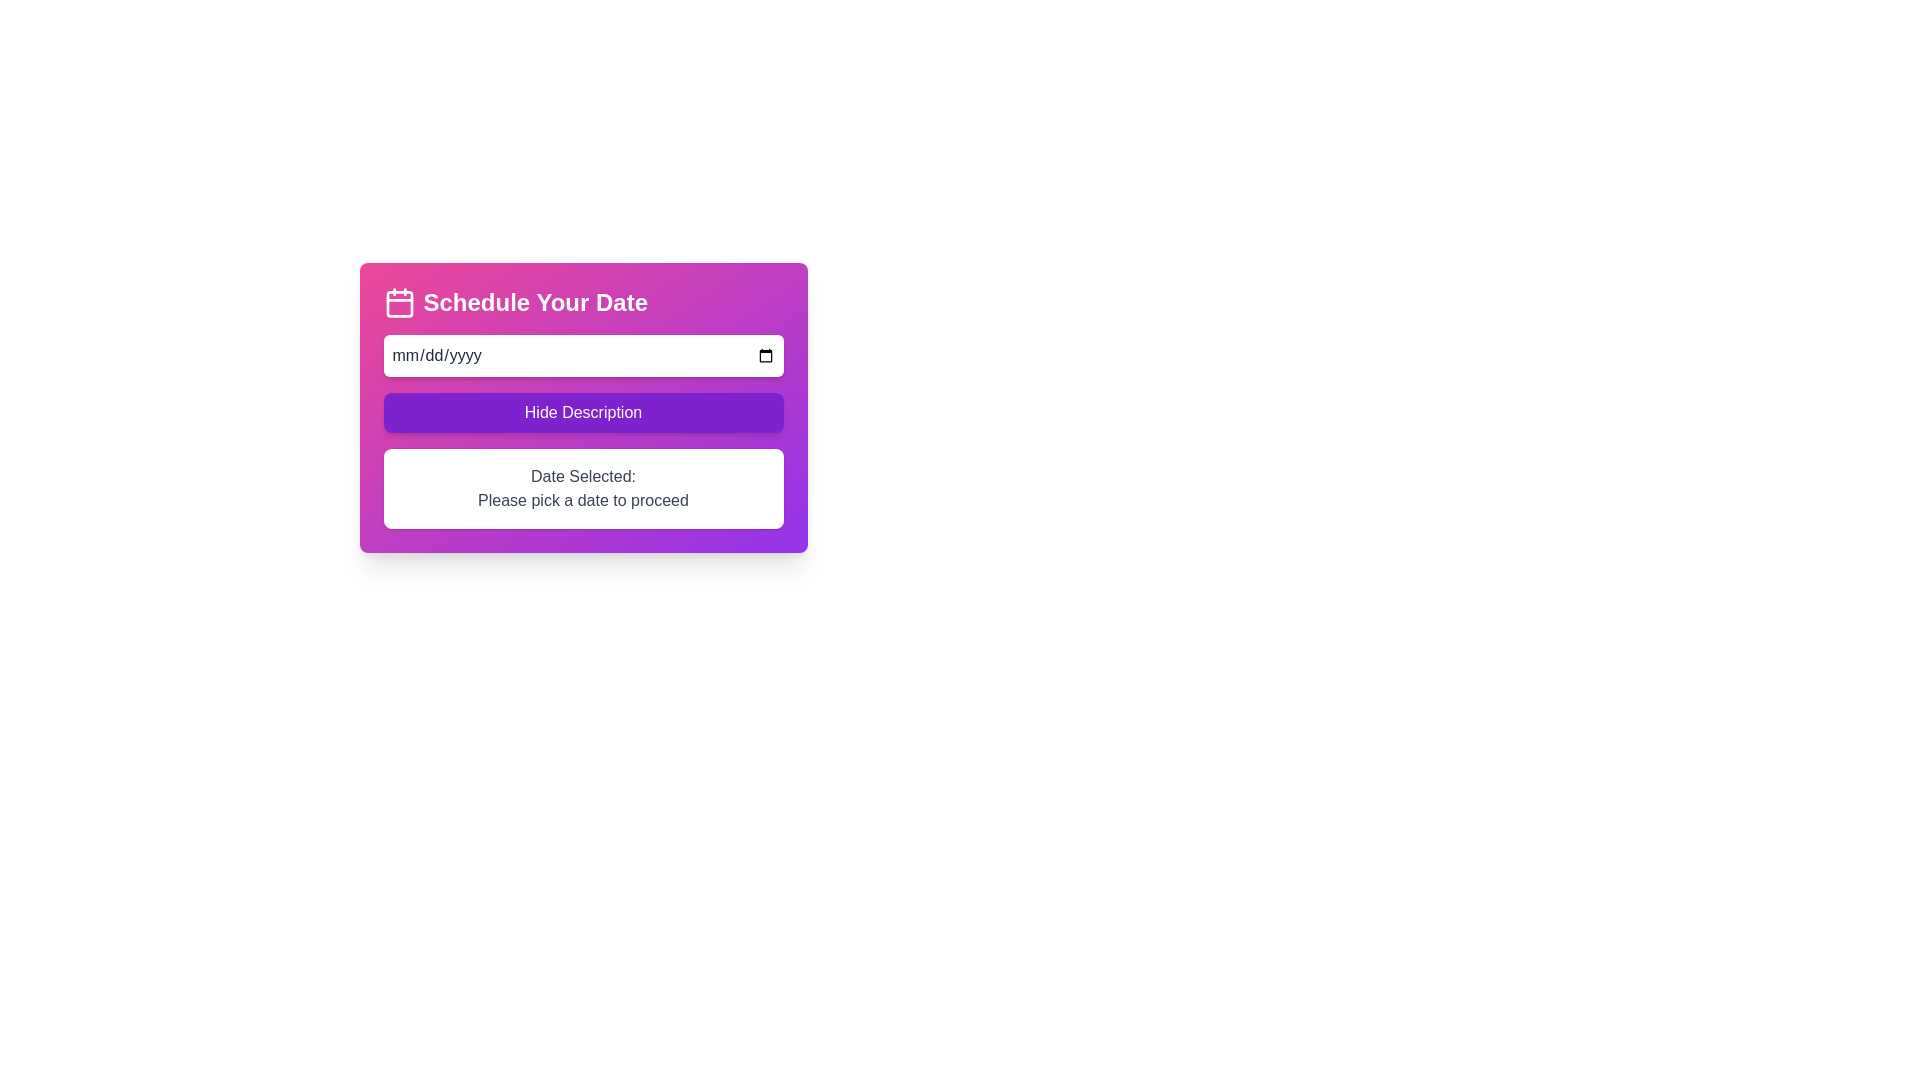 The image size is (1920, 1080). I want to click on the decorative rectangular area inside the vibrant pink calendar icon located in the upper-left corner of the visible card, adjacent to the text 'Schedule Your Date', so click(399, 304).